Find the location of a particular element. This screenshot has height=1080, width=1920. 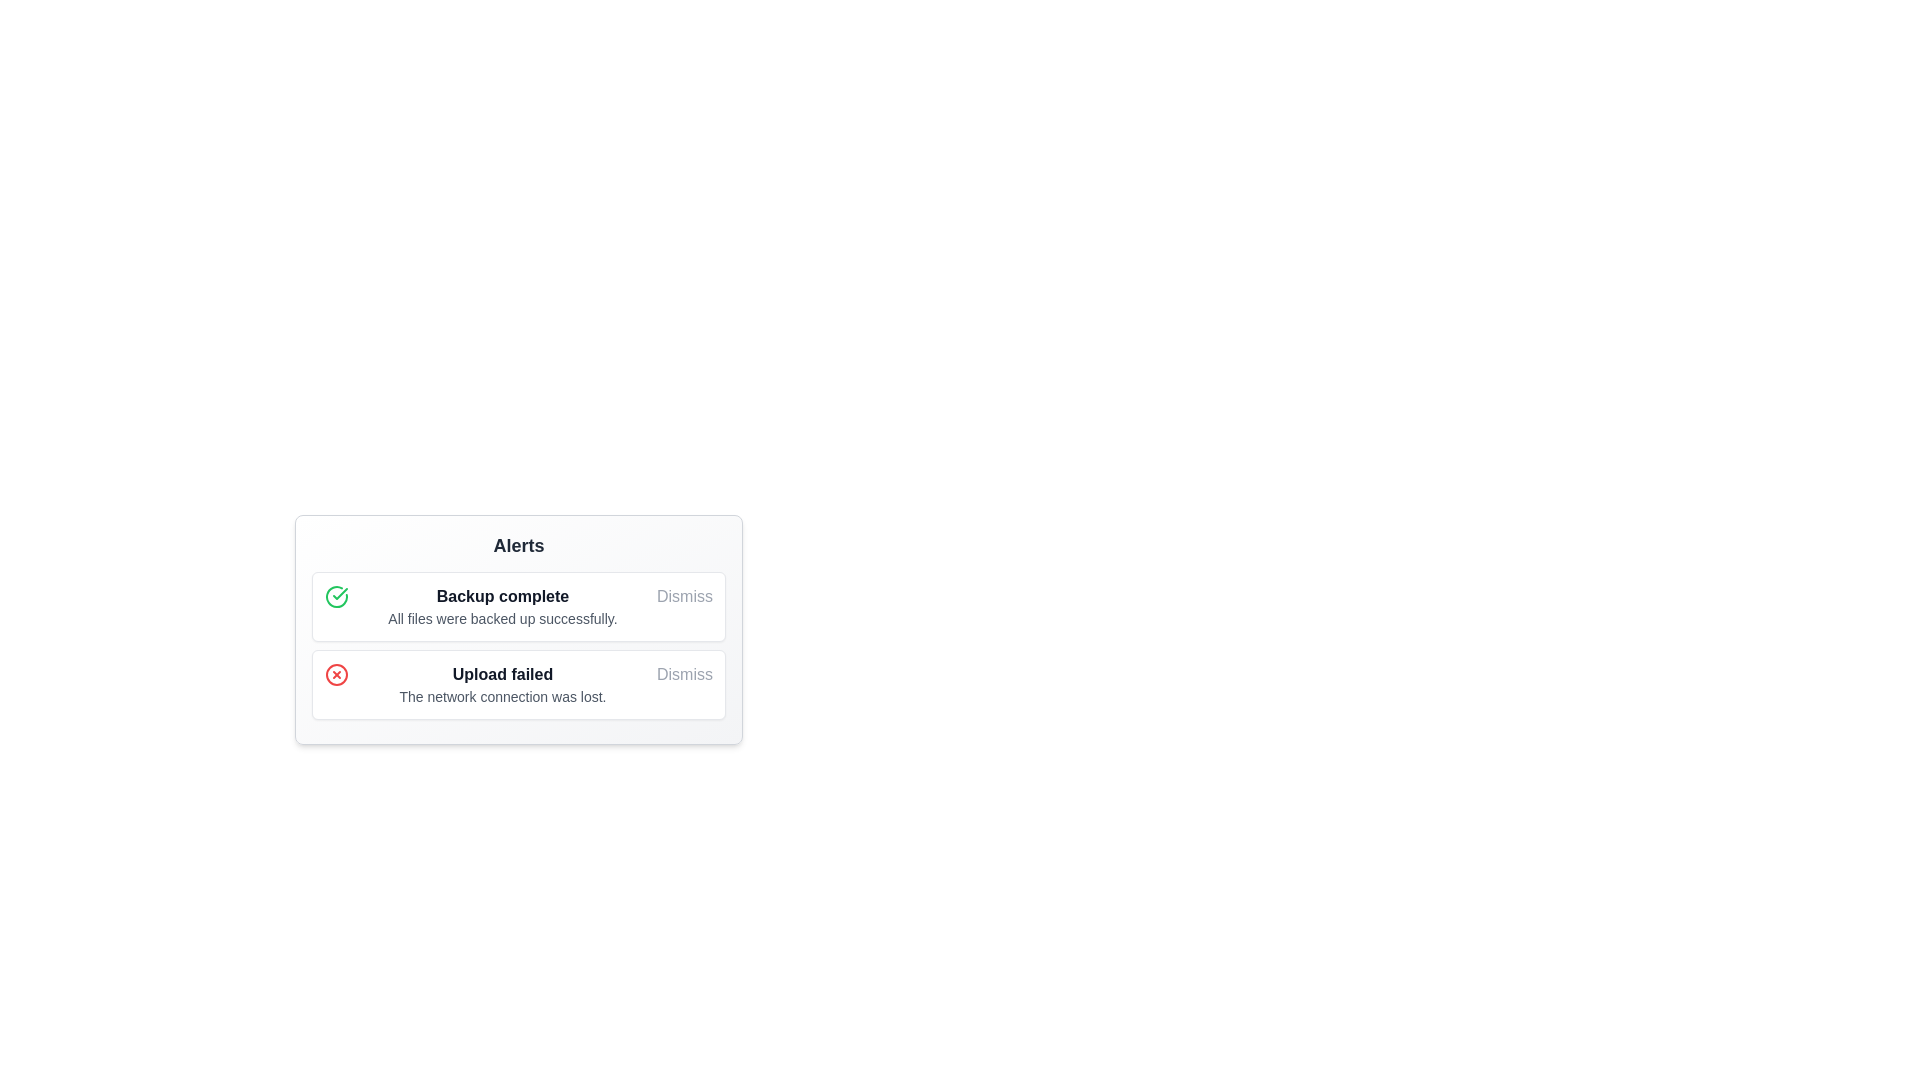

the green circular graphical representation that symbolizes a 'check' mark, located to the left of the 'Backup complete' notification message in the alerts section is located at coordinates (336, 596).